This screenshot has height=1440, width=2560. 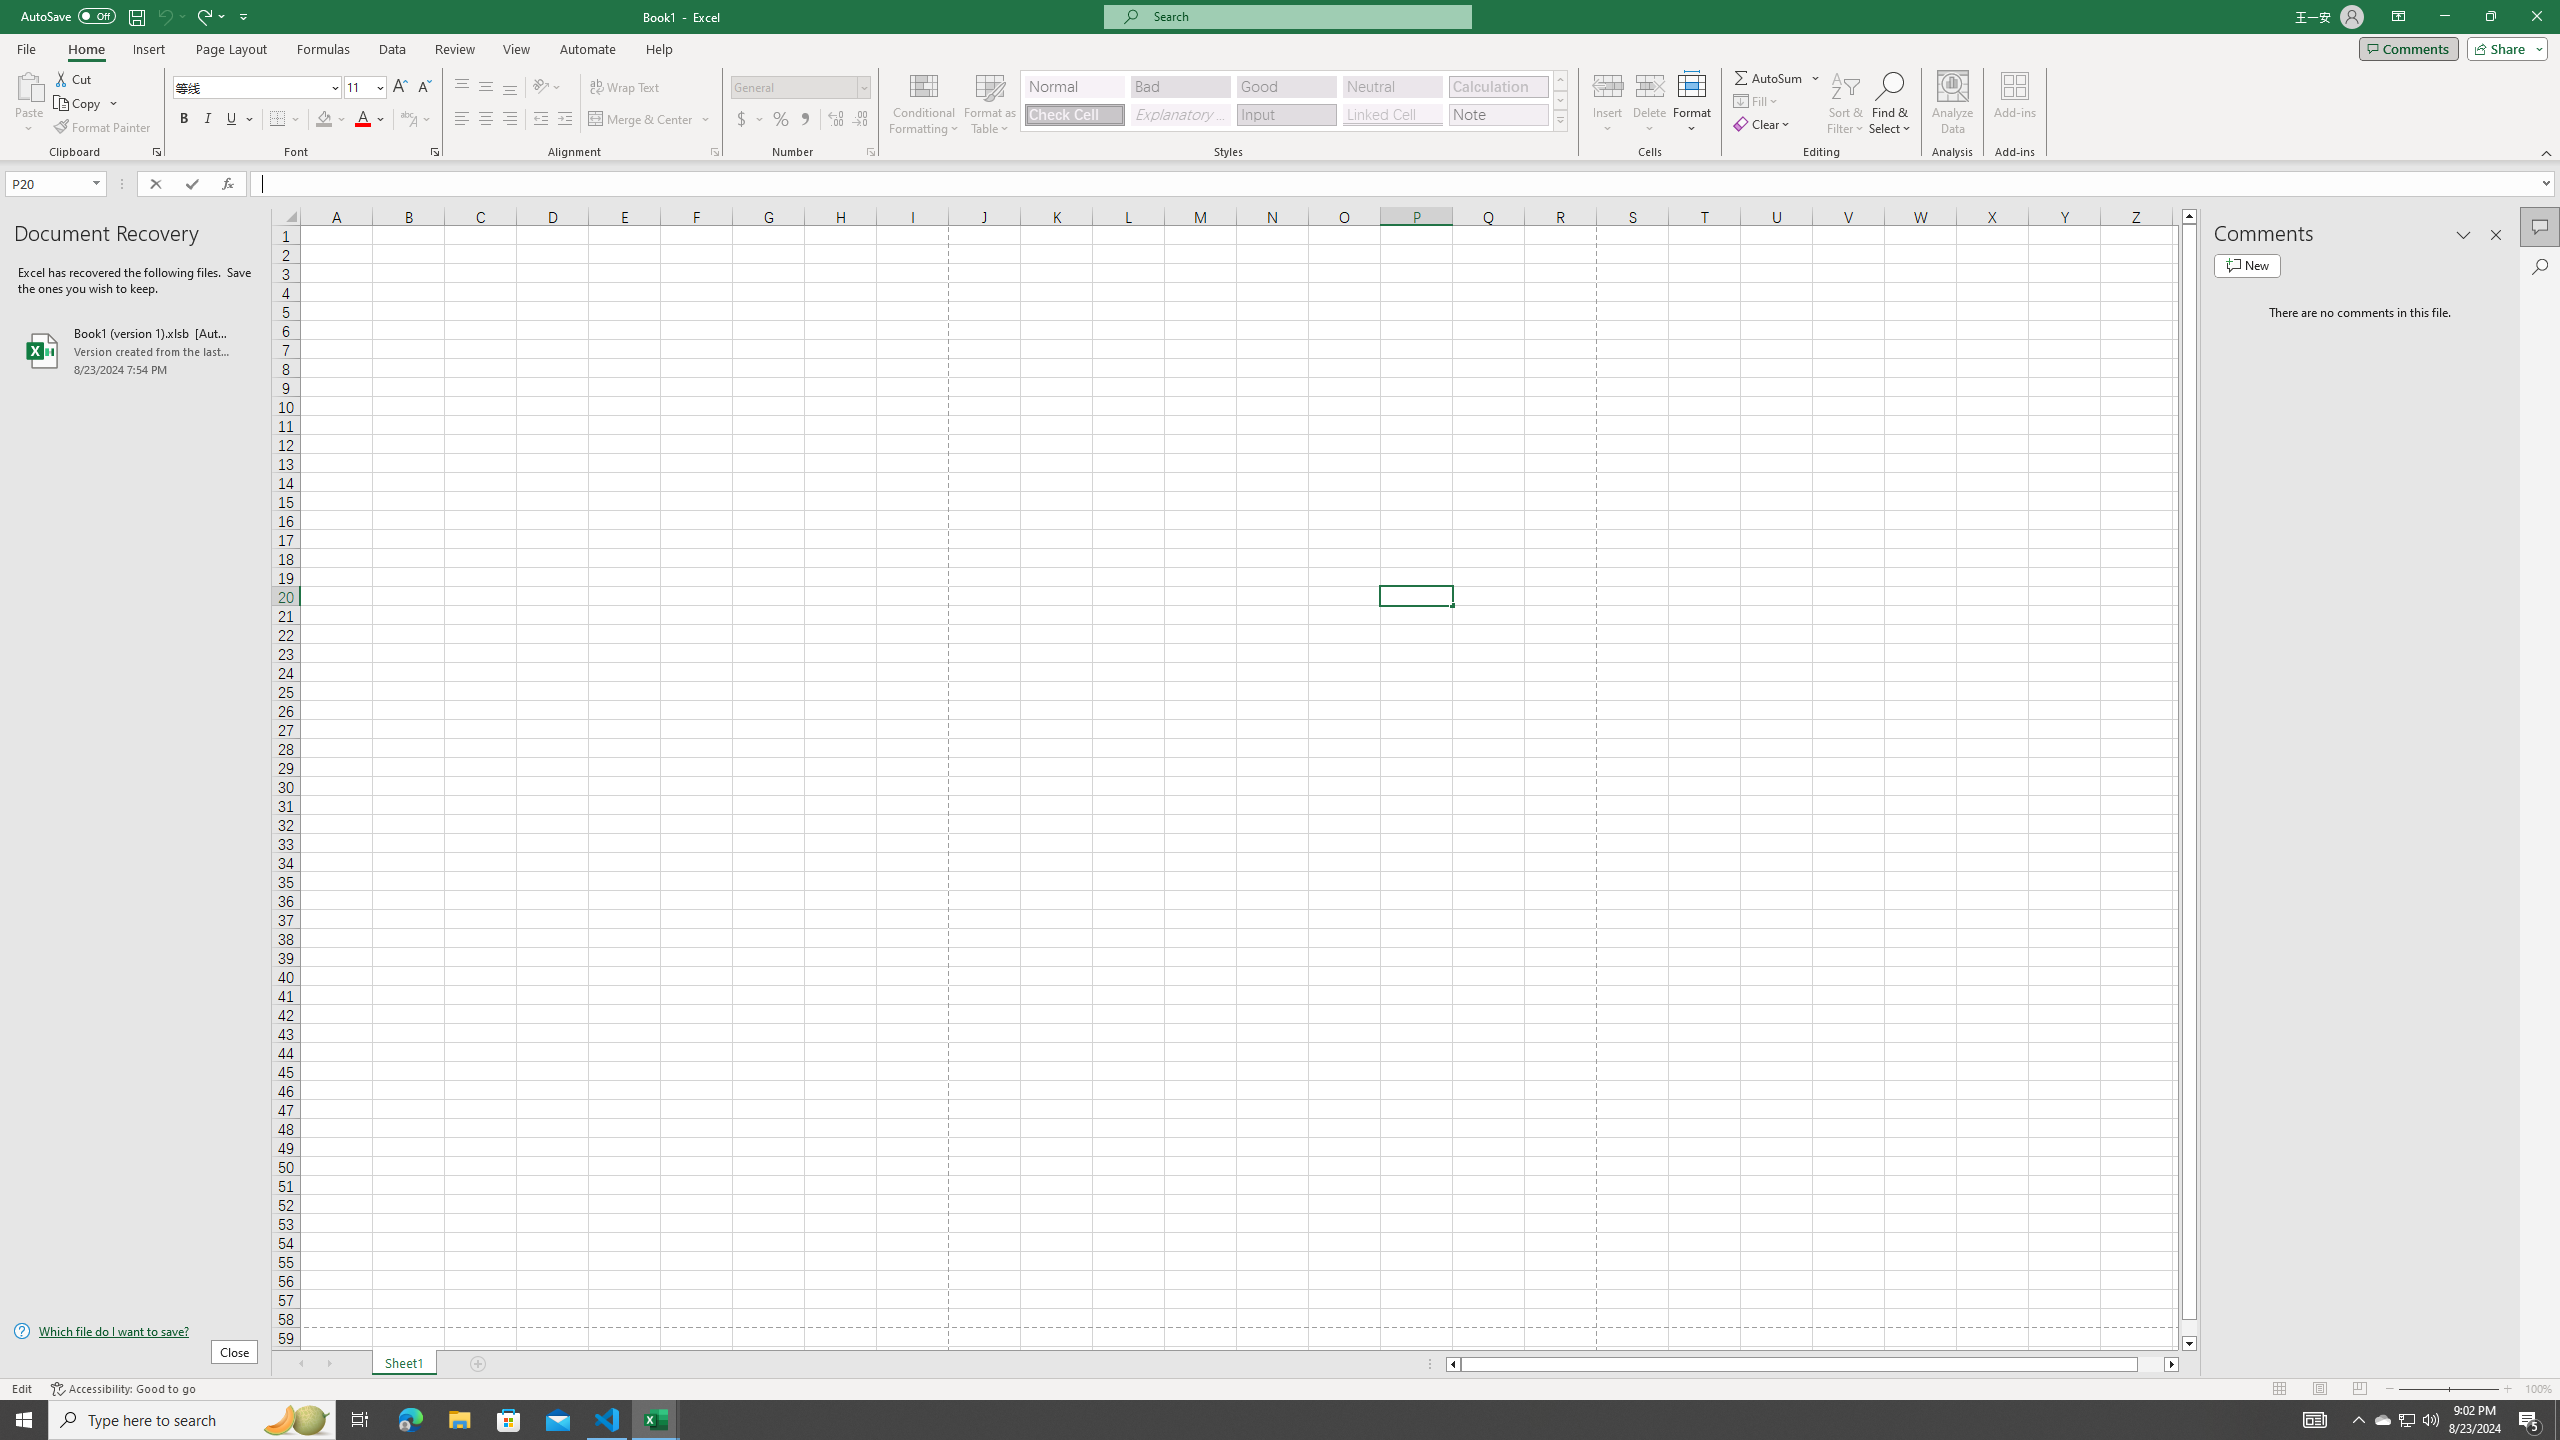 I want to click on 'Align Left', so click(x=461, y=118).